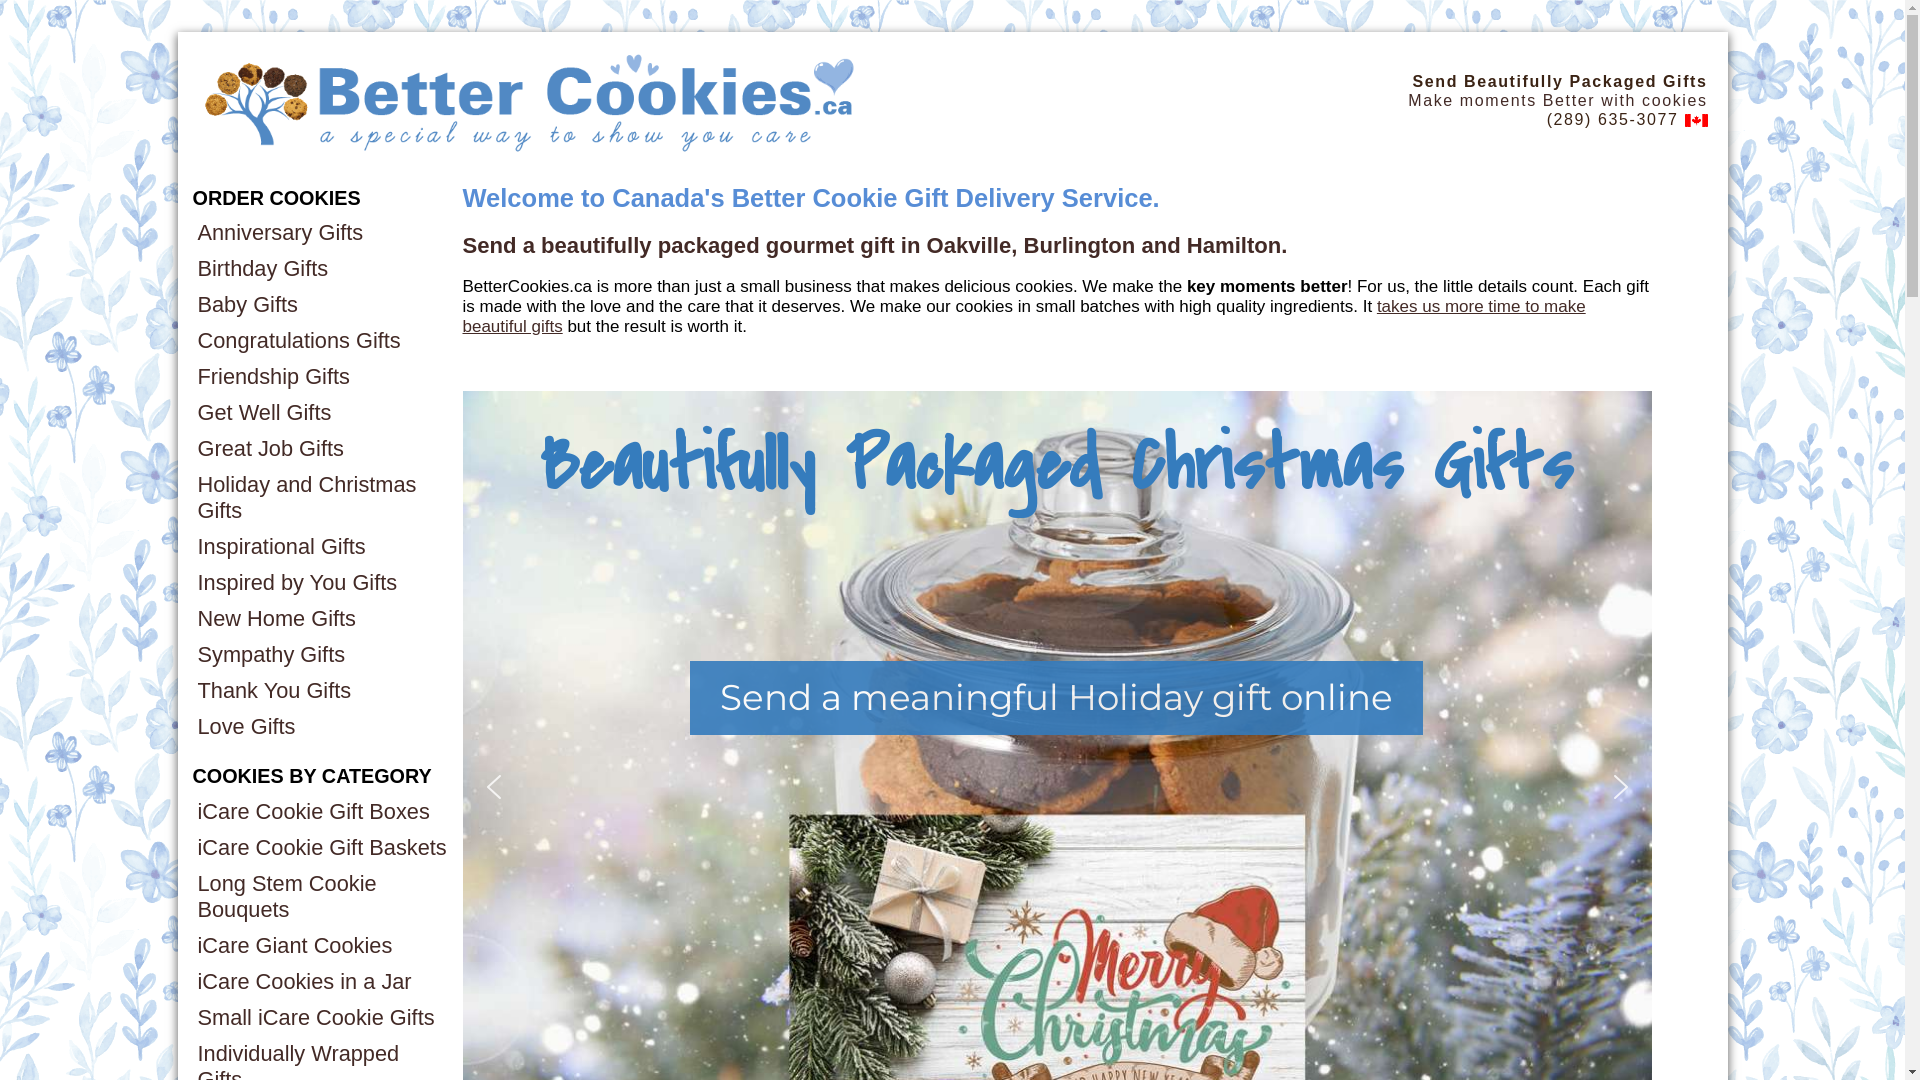  Describe the element at coordinates (321, 896) in the screenshot. I see `'Long Stem Cookie Bouquets'` at that location.